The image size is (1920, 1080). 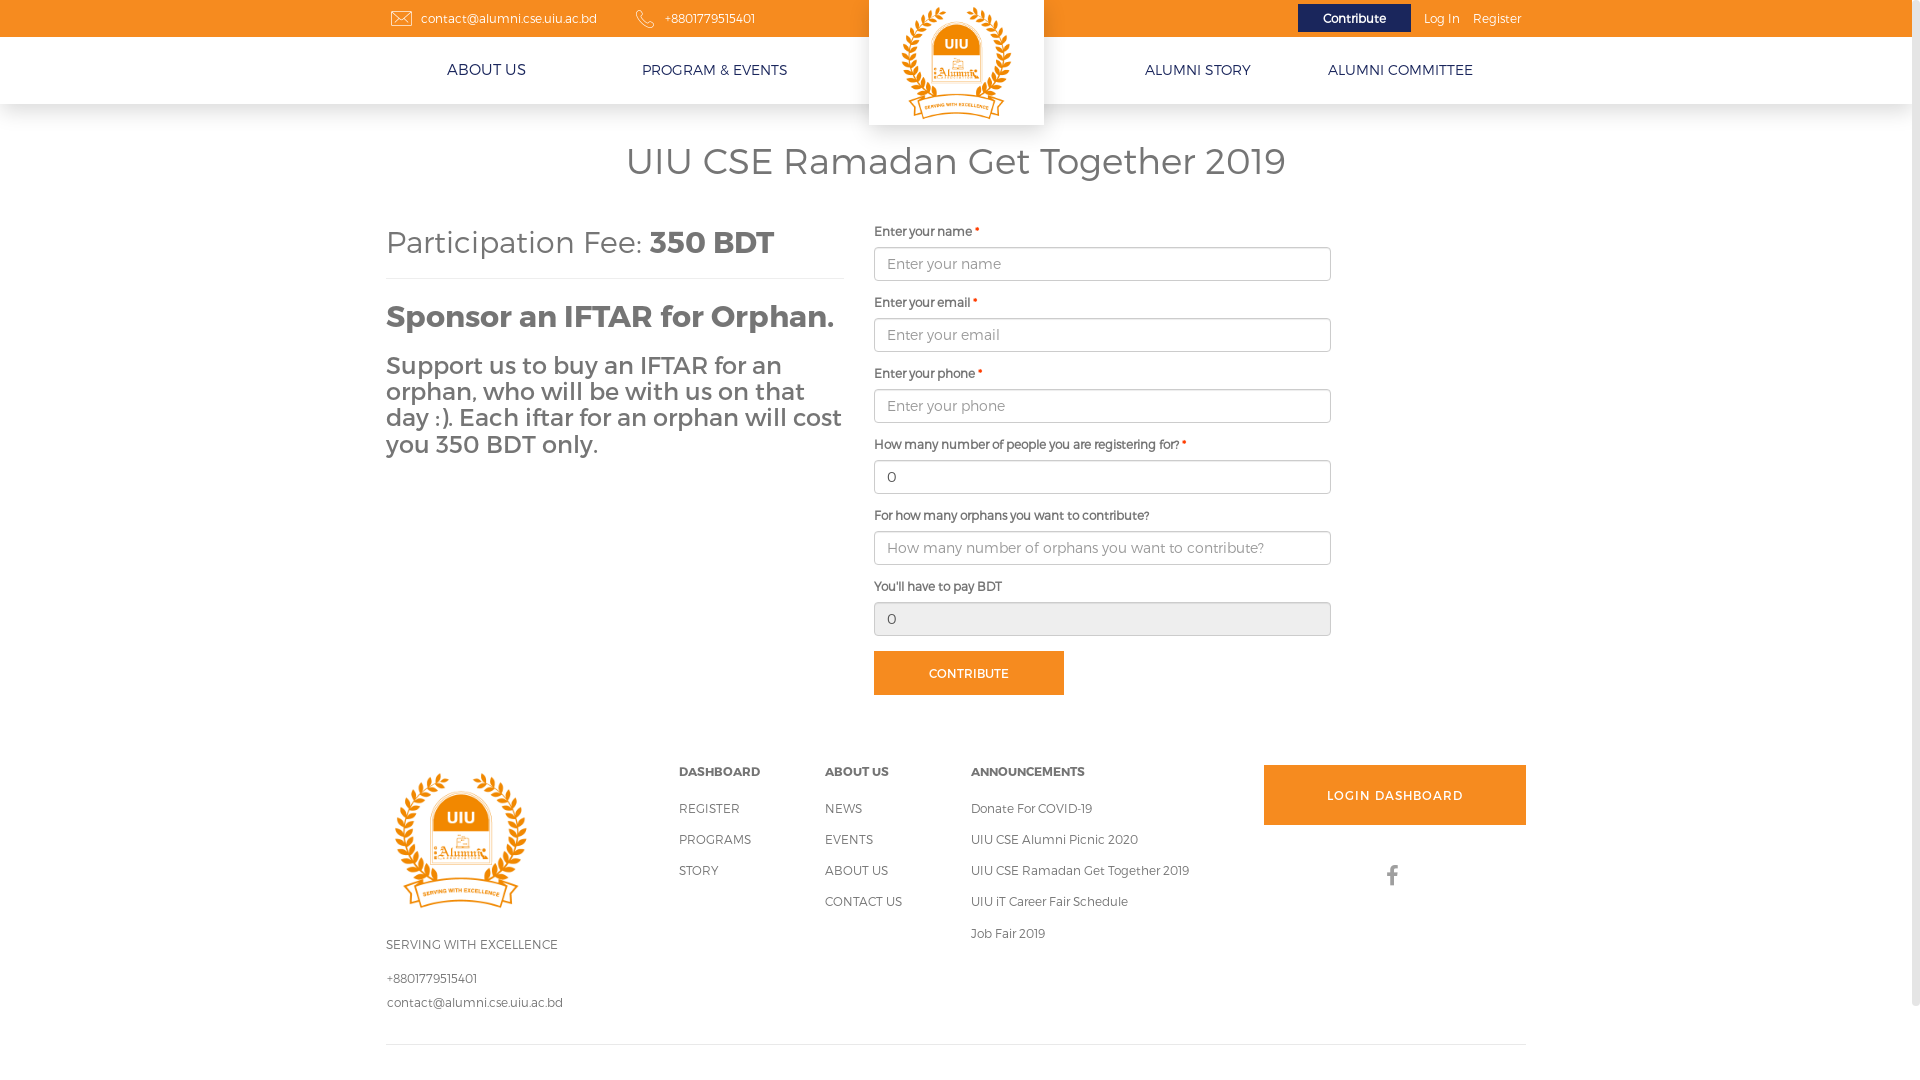 I want to click on '+8801779515401', so click(x=710, y=18).